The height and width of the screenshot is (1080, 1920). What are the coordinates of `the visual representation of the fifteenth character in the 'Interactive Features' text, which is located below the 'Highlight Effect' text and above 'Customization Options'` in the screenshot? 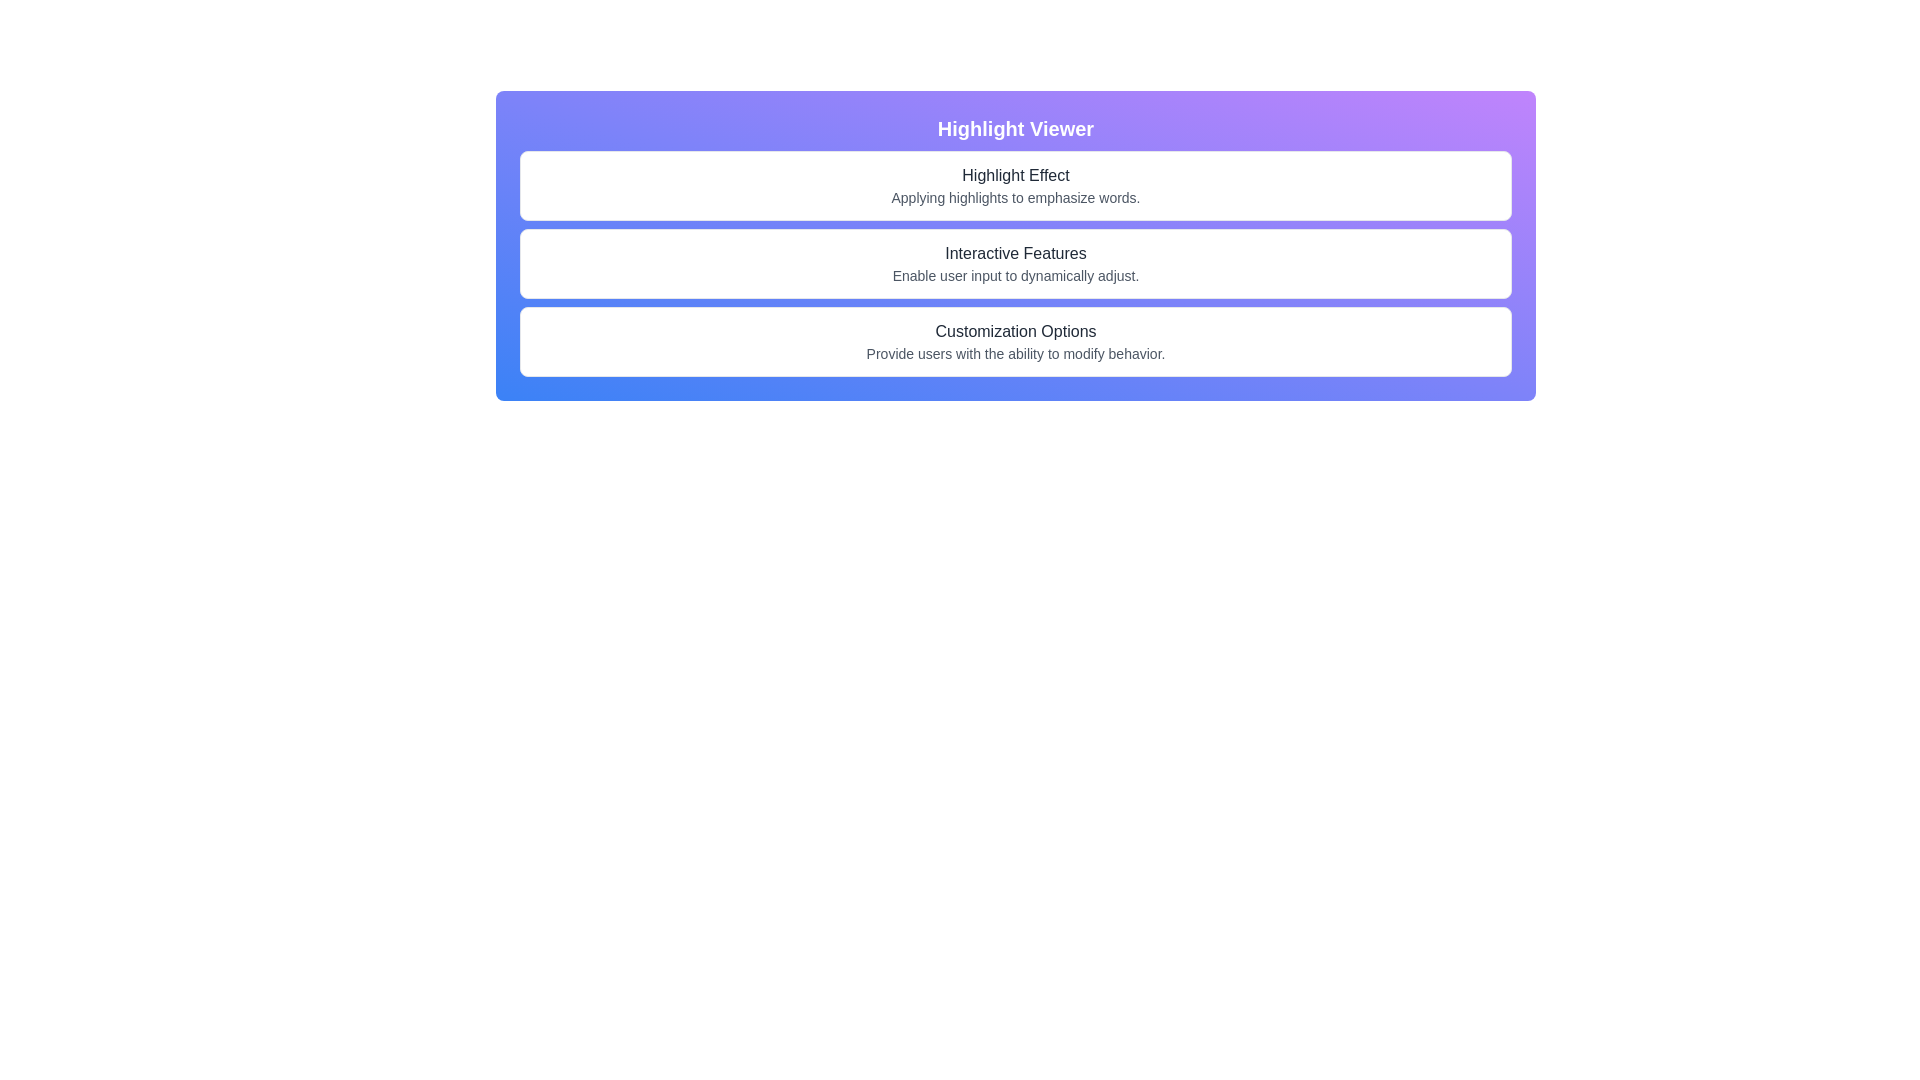 It's located at (1045, 252).